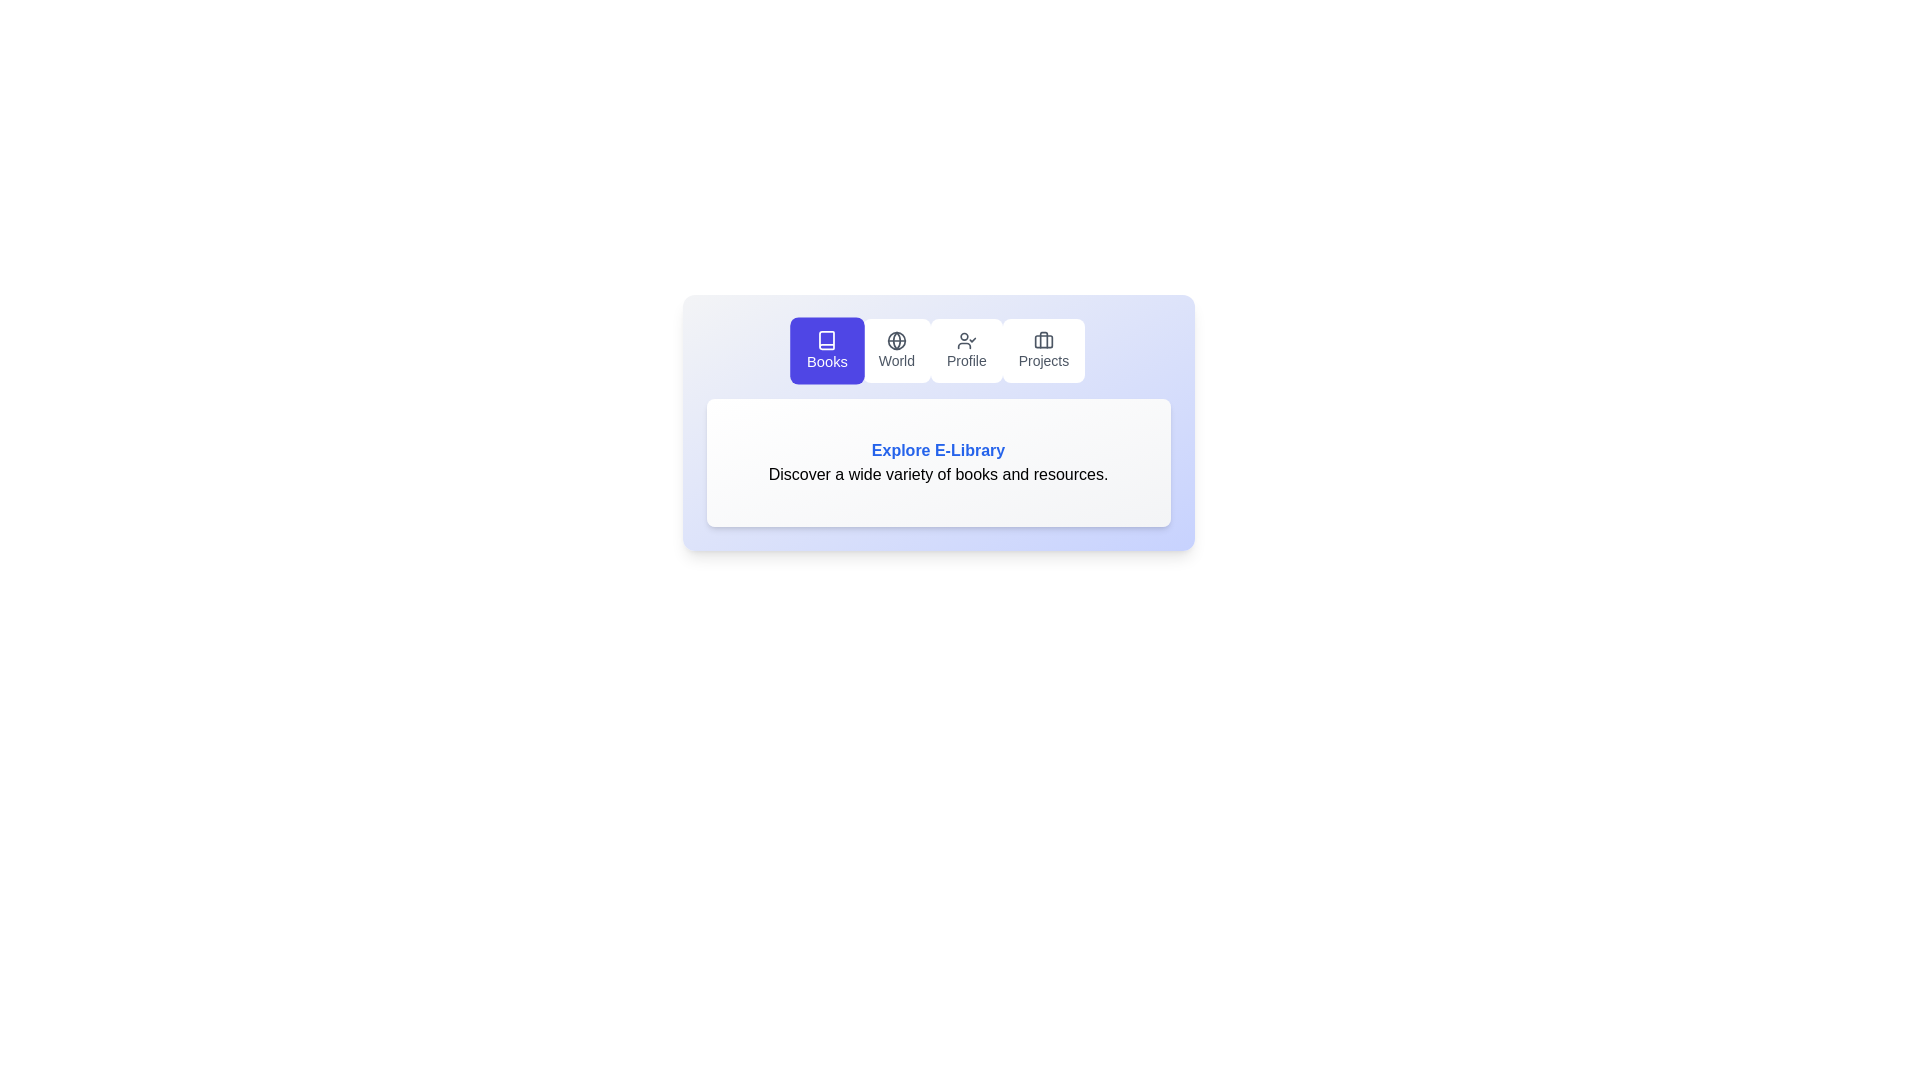  Describe the element at coordinates (827, 350) in the screenshot. I see `the tab button labeled Books to switch to the corresponding tab` at that location.